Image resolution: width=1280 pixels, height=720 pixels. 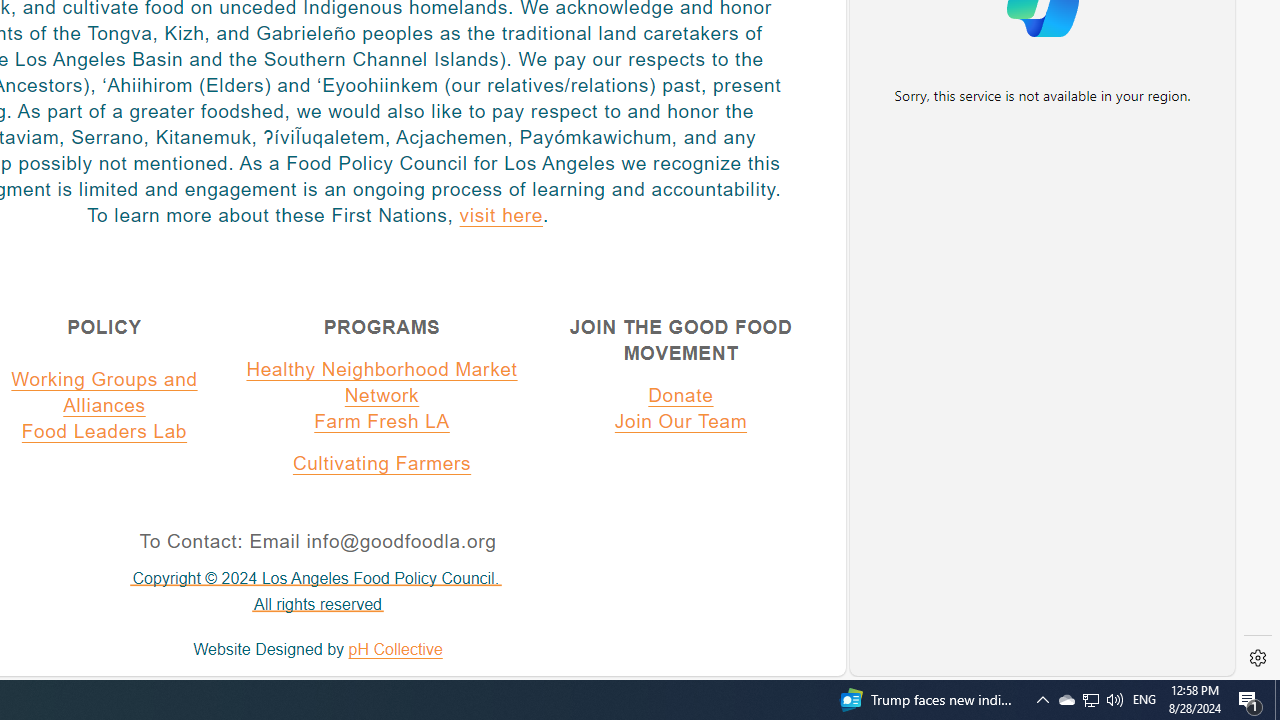 I want to click on 'Settings', so click(x=1257, y=658).